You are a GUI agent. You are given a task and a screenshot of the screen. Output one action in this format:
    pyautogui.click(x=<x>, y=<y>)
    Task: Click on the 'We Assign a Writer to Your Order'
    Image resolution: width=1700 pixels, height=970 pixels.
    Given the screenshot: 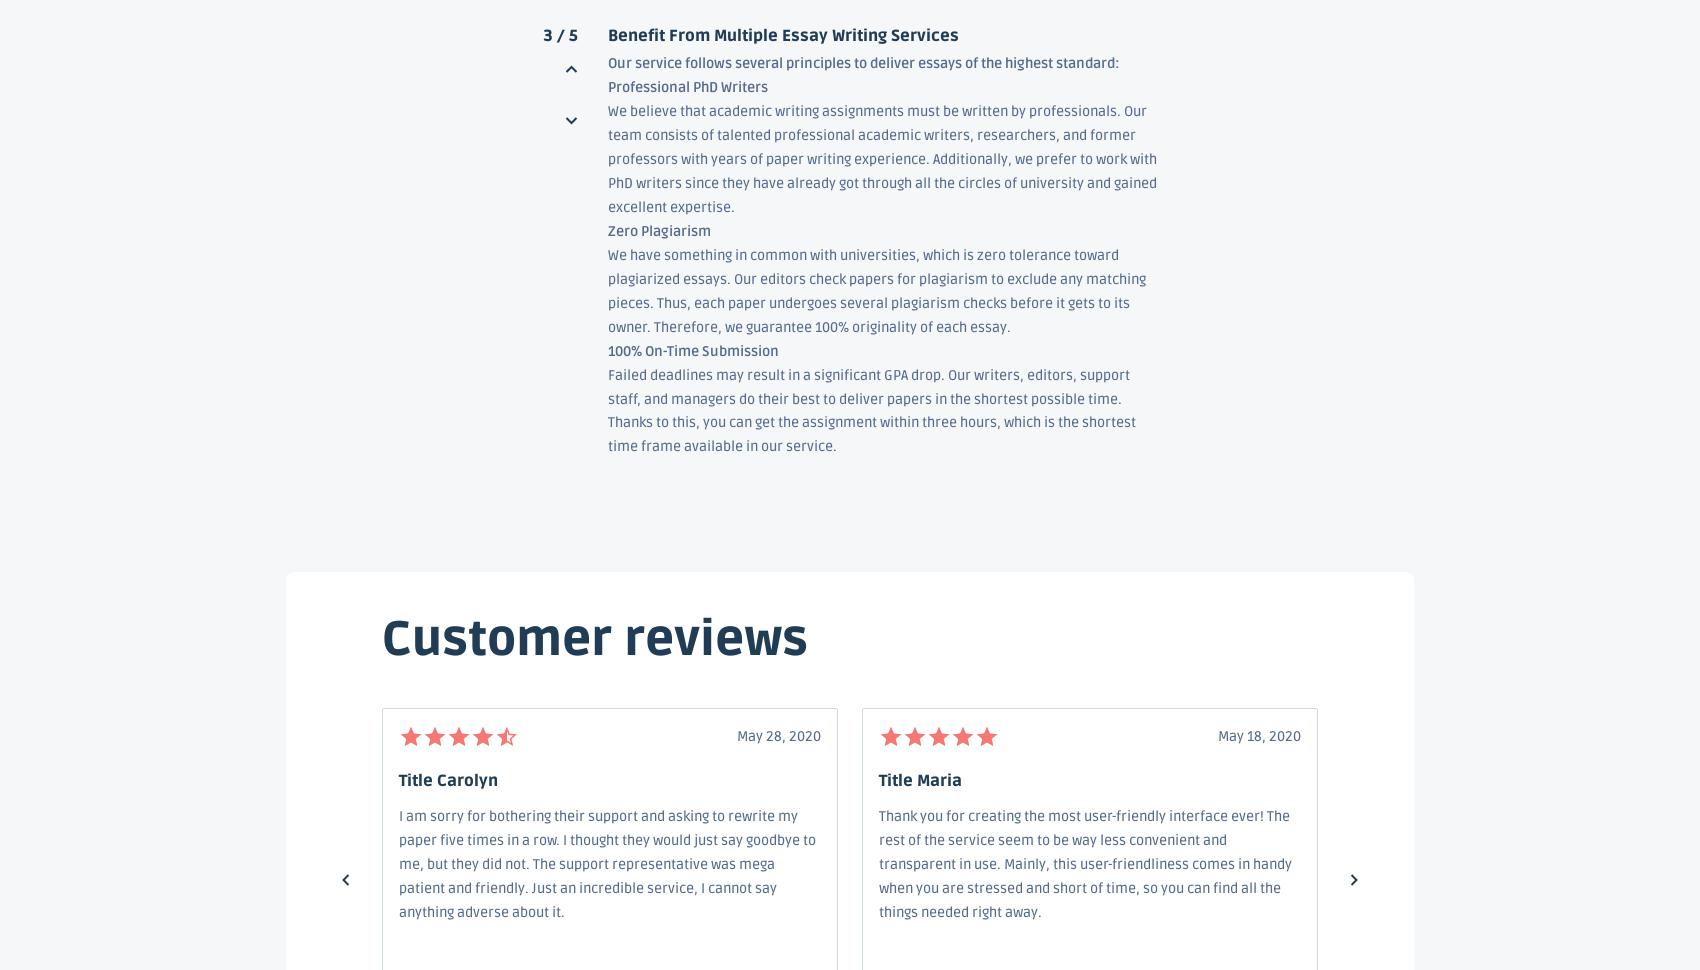 What is the action you would take?
    pyautogui.click(x=711, y=749)
    